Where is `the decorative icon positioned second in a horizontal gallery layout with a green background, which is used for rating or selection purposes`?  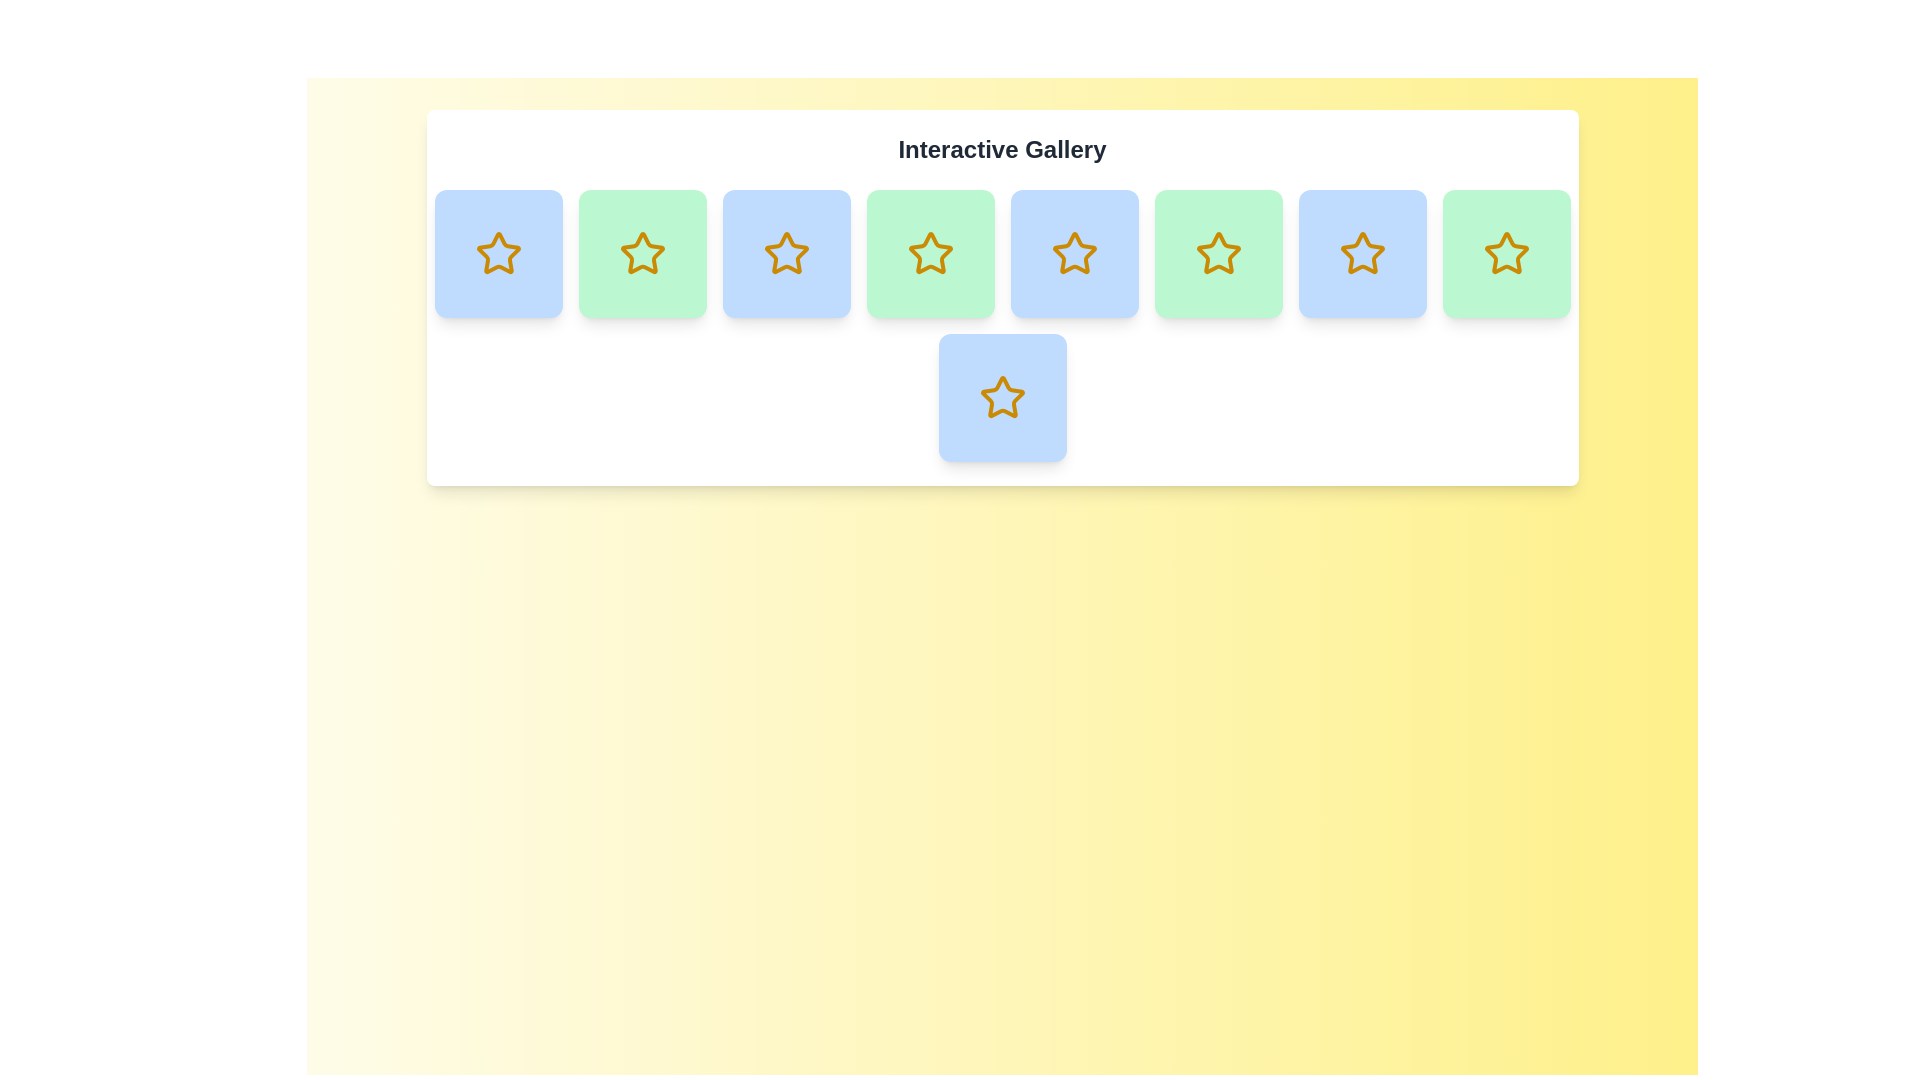
the decorative icon positioned second in a horizontal gallery layout with a green background, which is used for rating or selection purposes is located at coordinates (642, 253).